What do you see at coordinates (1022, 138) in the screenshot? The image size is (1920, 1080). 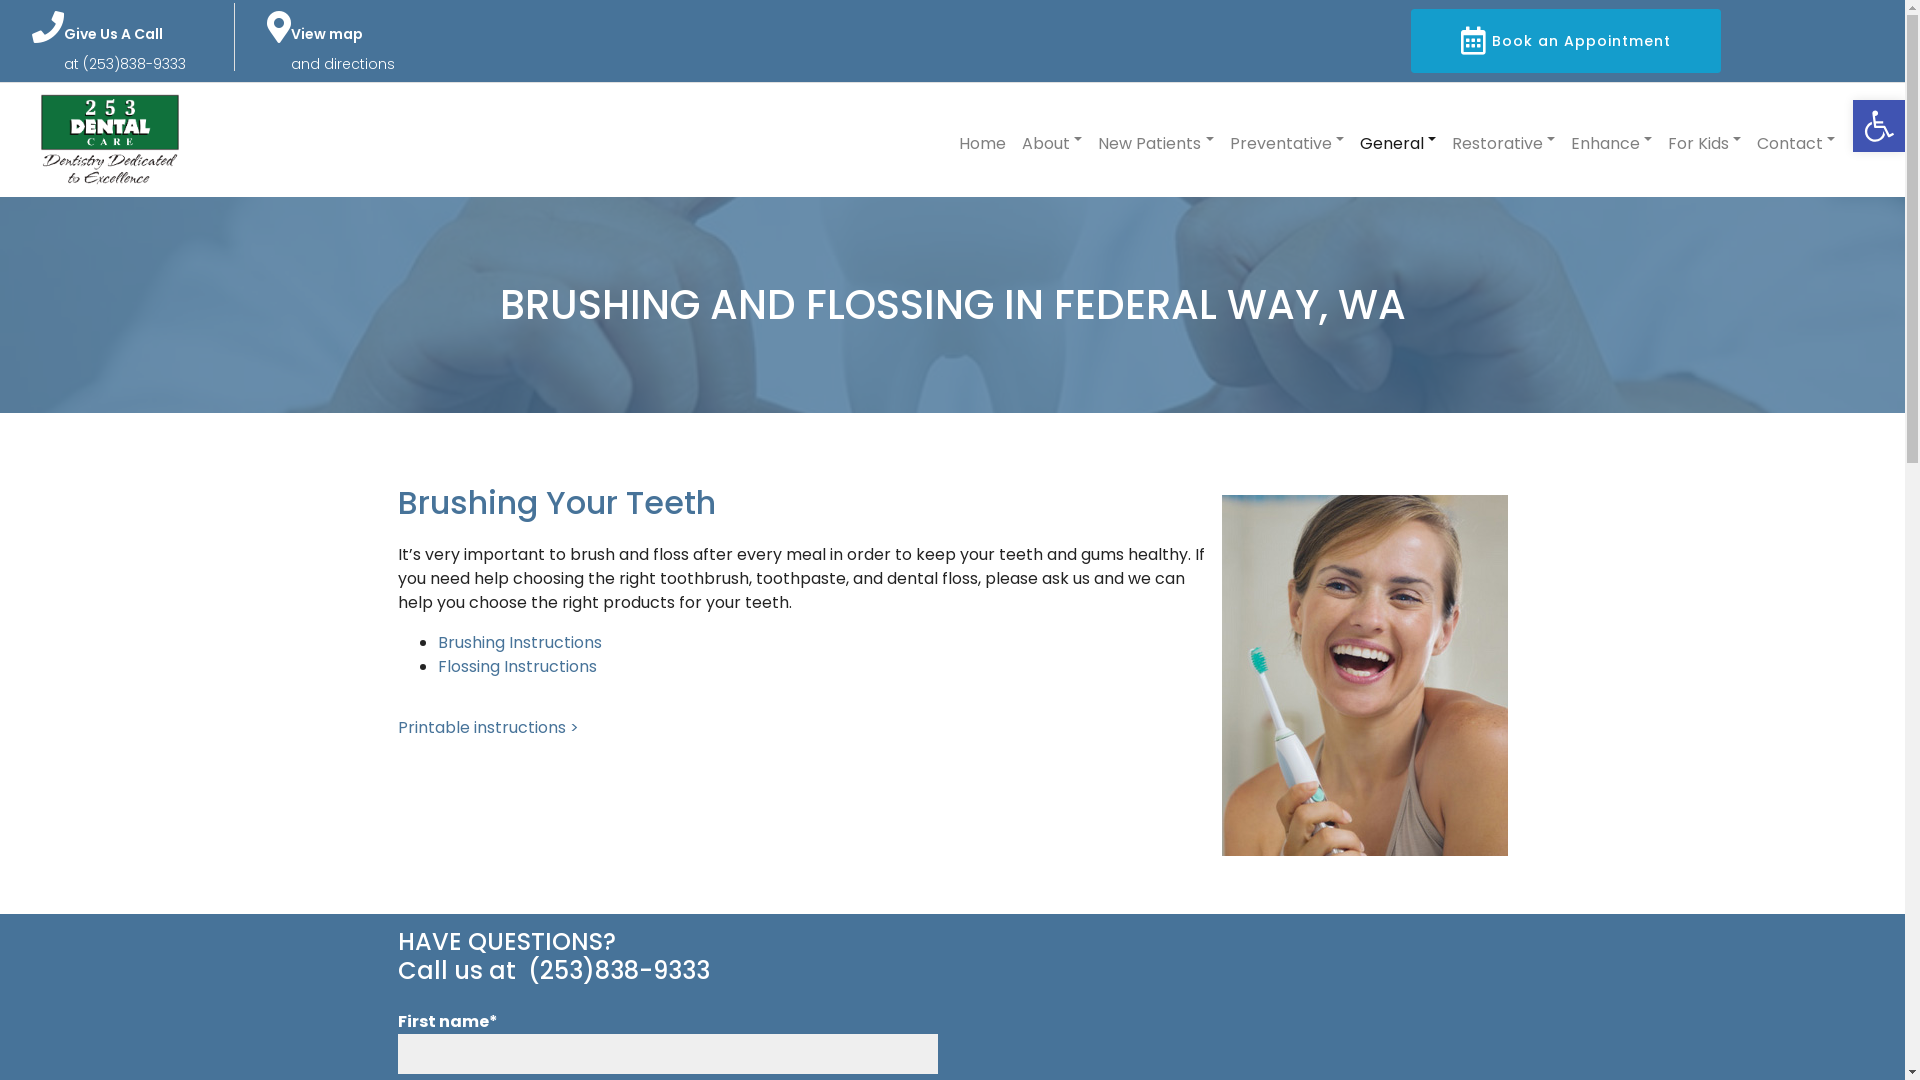 I see `'About'` at bounding box center [1022, 138].